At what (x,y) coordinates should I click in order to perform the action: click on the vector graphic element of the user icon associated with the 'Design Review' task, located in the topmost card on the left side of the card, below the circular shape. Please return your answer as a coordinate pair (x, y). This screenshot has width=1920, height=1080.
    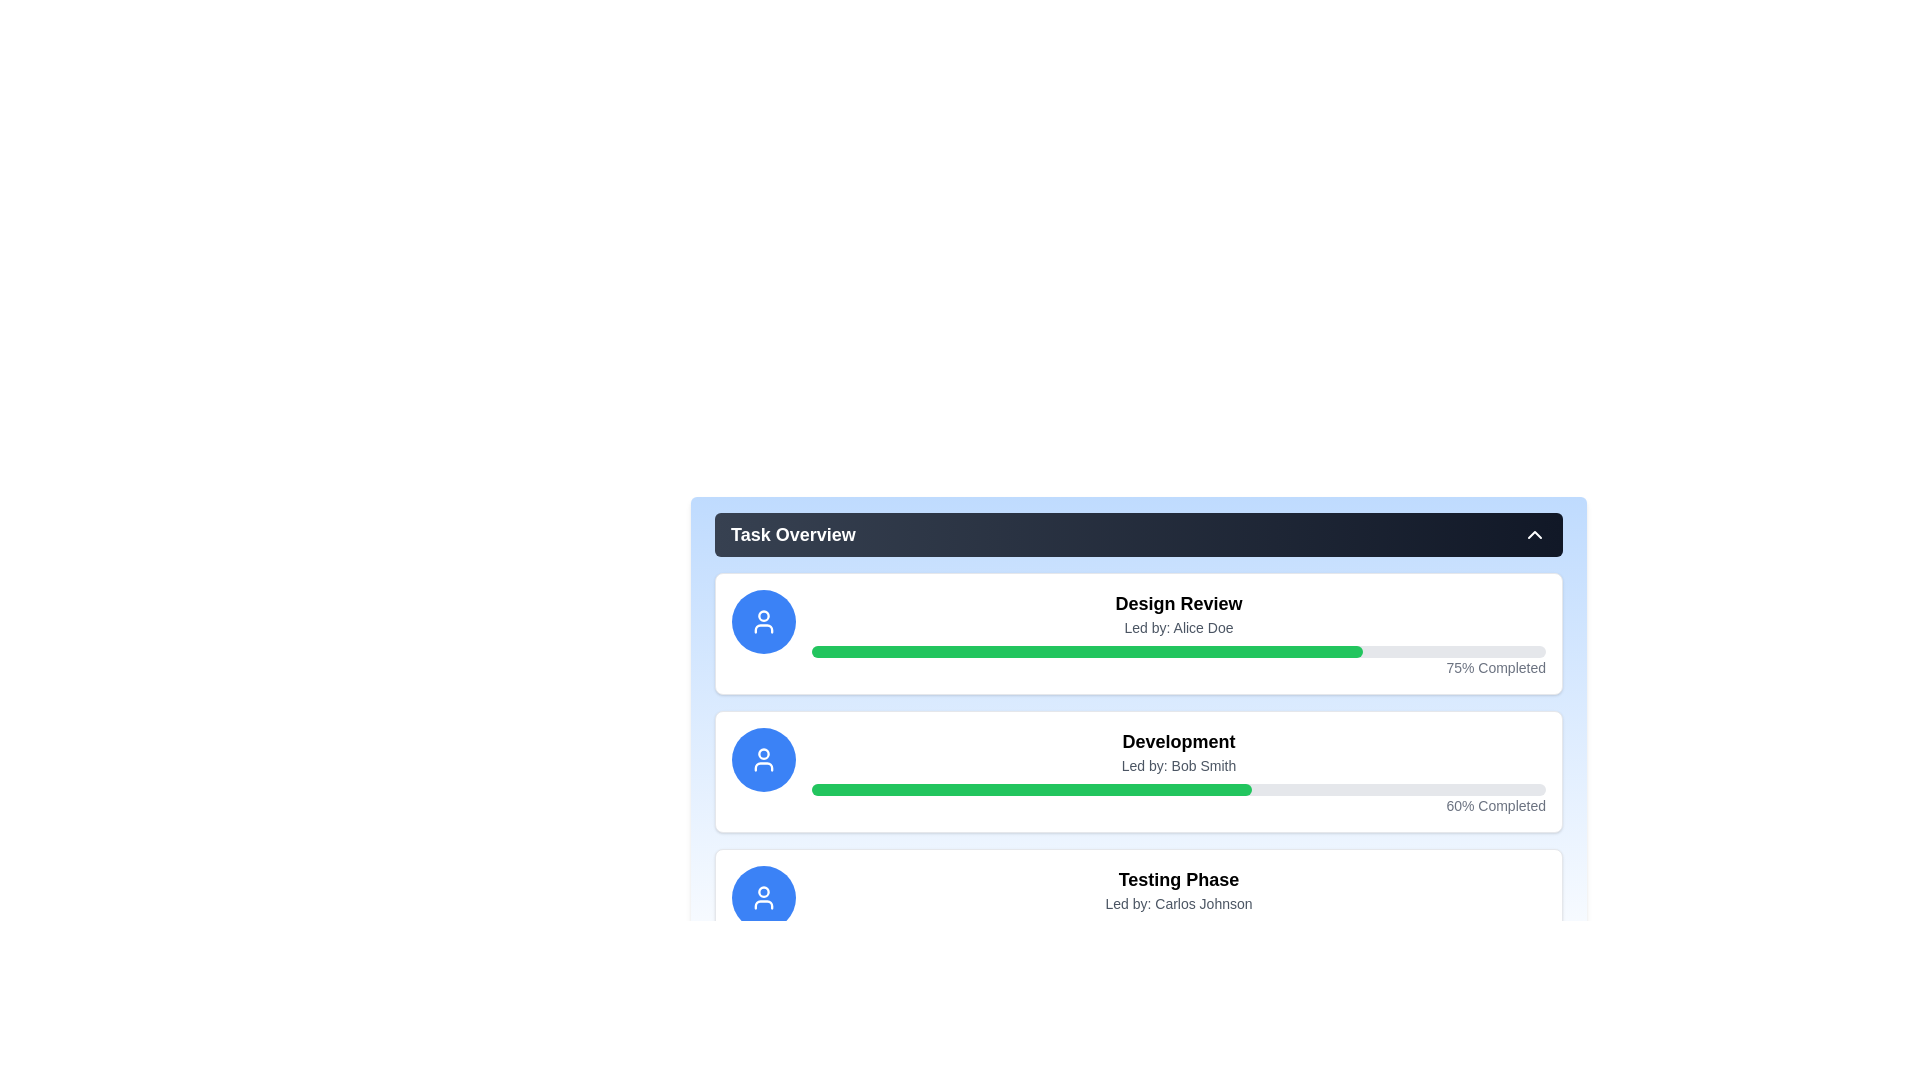
    Looking at the image, I should click on (762, 627).